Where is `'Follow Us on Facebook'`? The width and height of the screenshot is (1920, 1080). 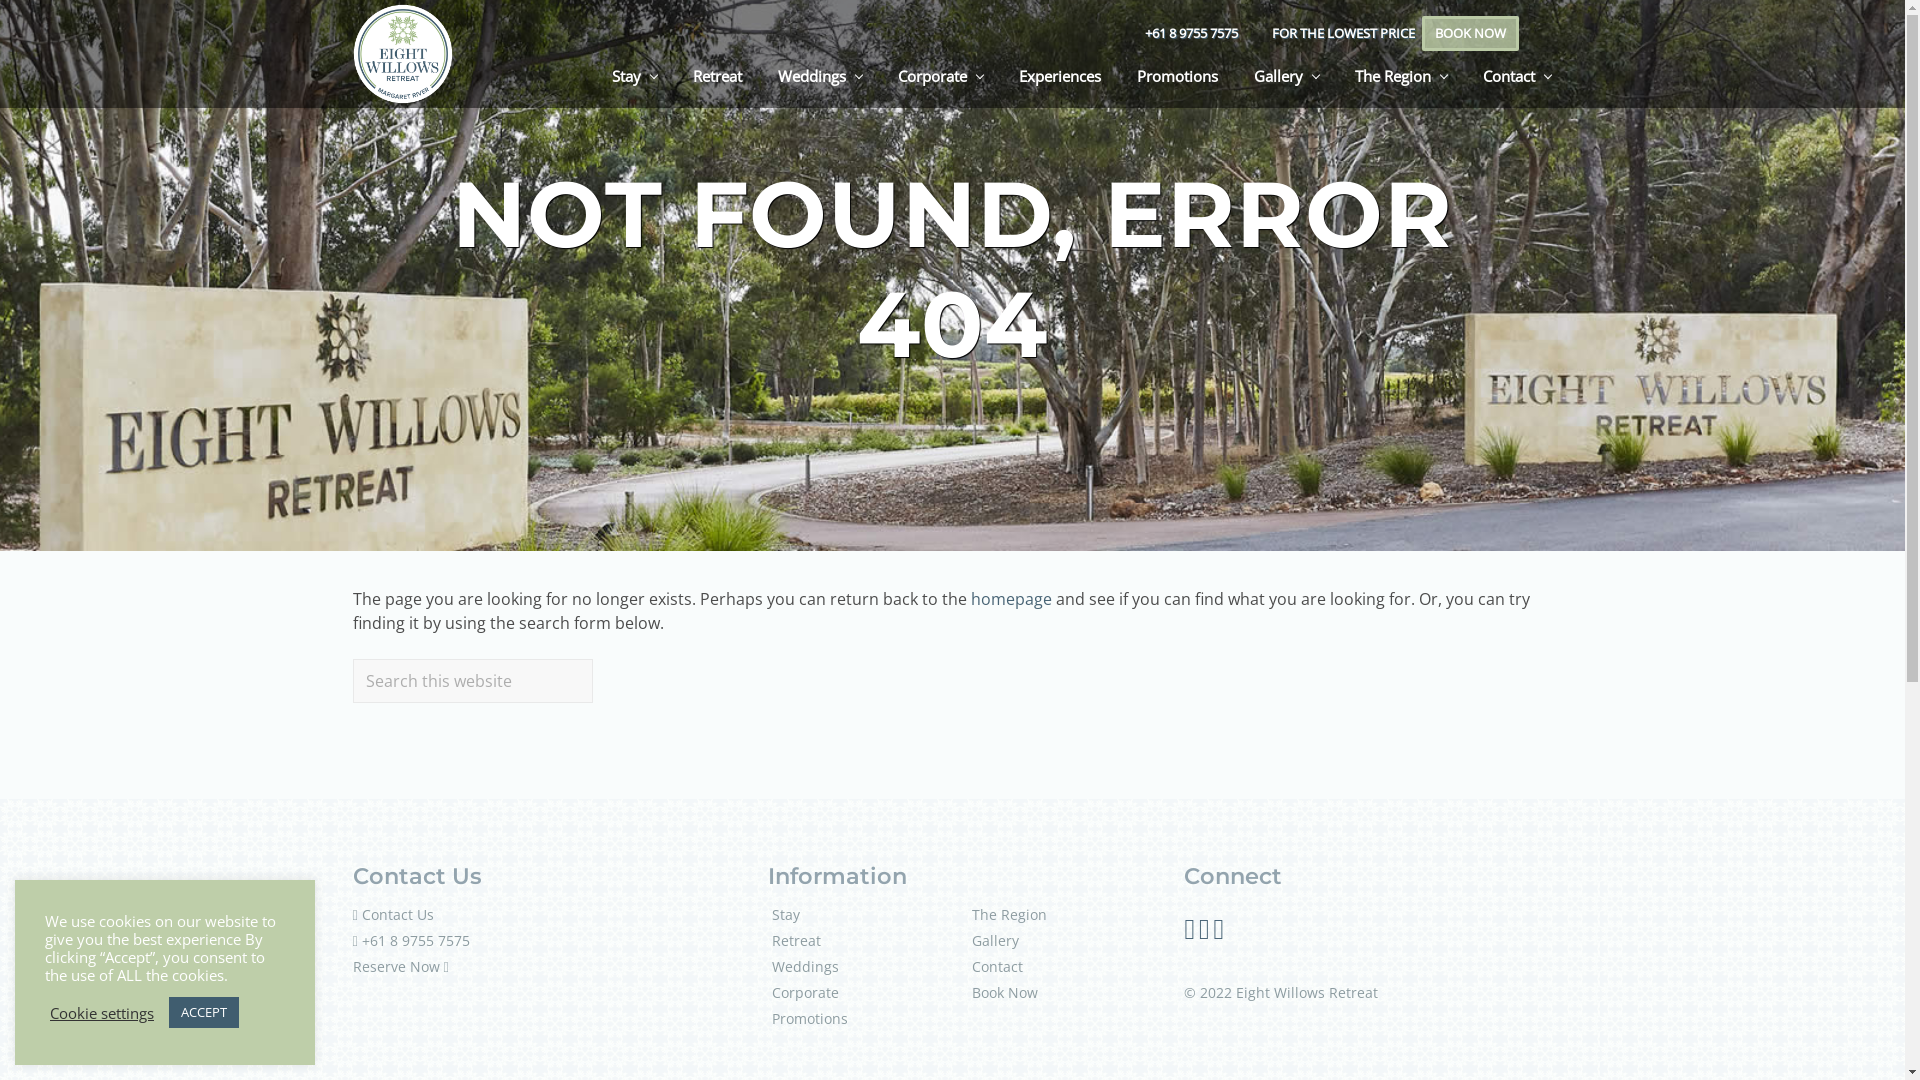 'Follow Us on Facebook' is located at coordinates (1189, 933).